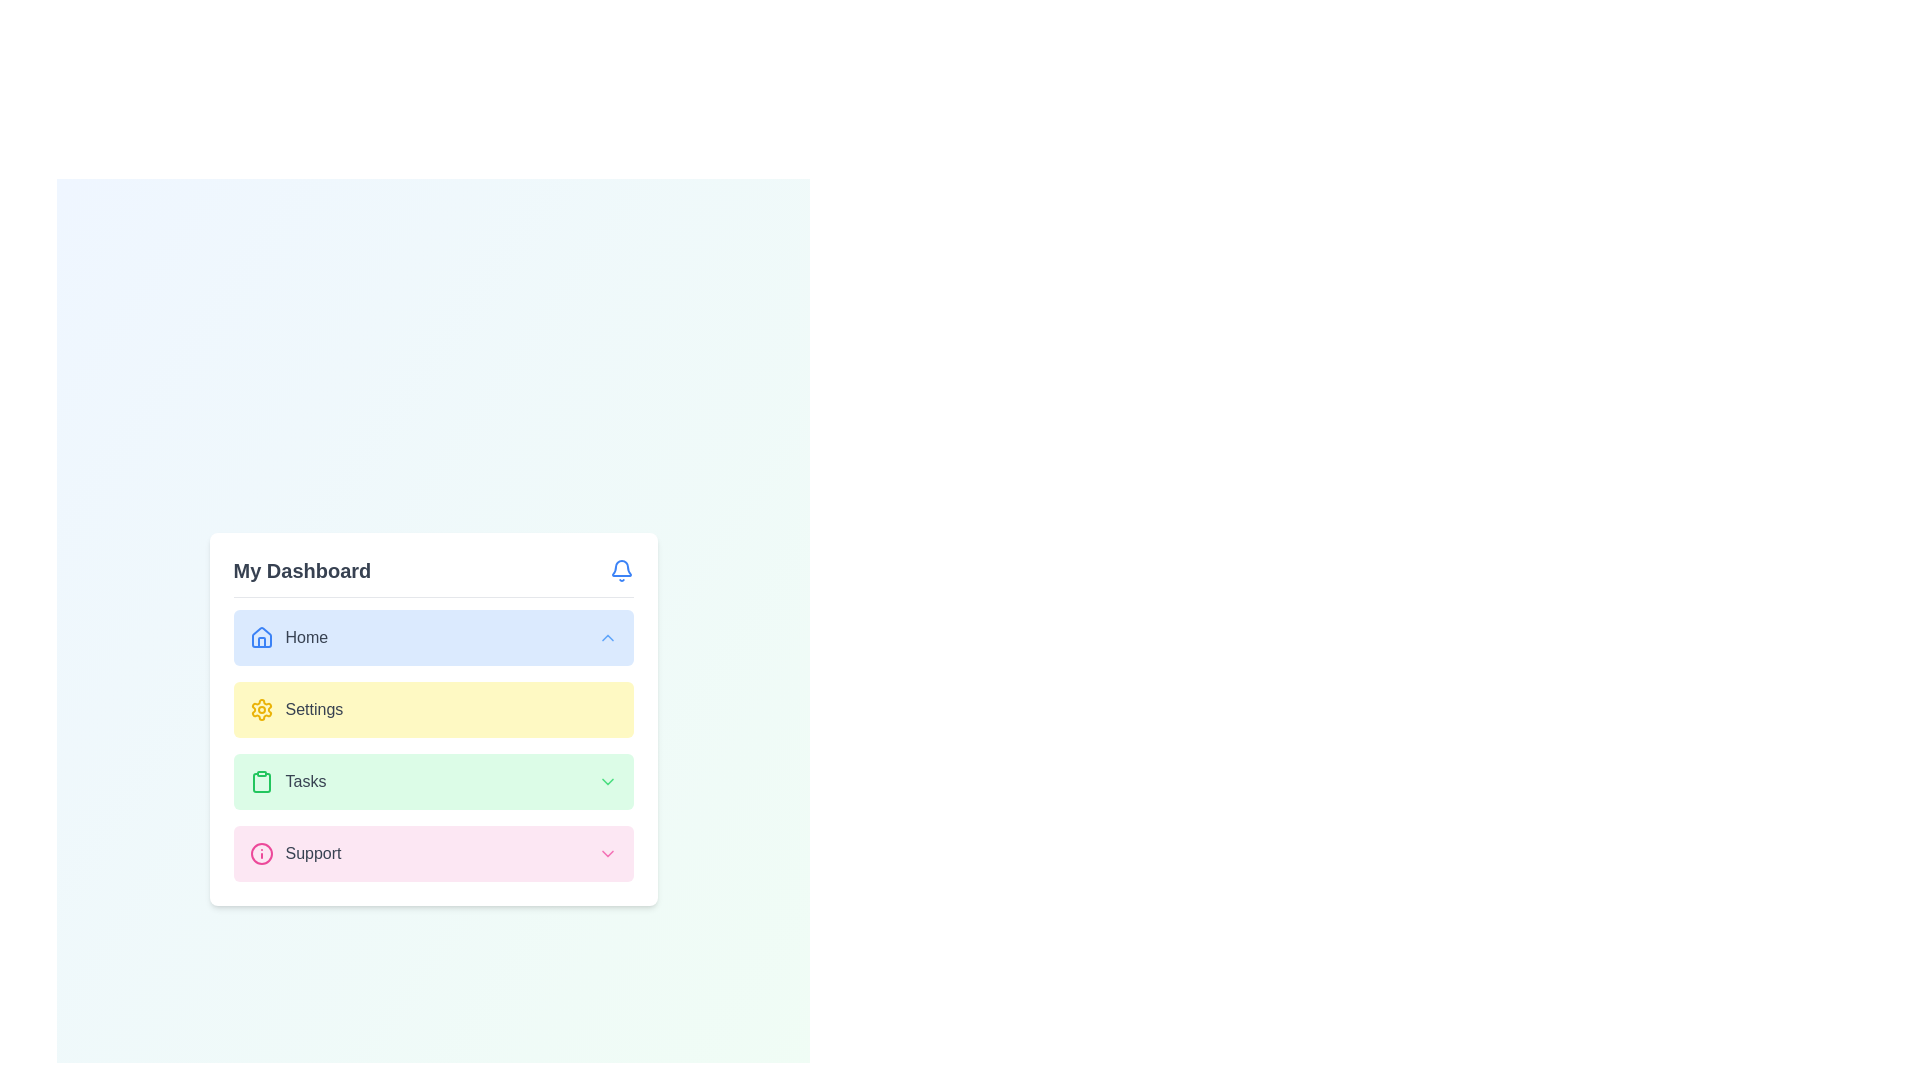 The height and width of the screenshot is (1080, 1920). Describe the element at coordinates (432, 780) in the screenshot. I see `the 'Tasks' interactive menu item` at that location.